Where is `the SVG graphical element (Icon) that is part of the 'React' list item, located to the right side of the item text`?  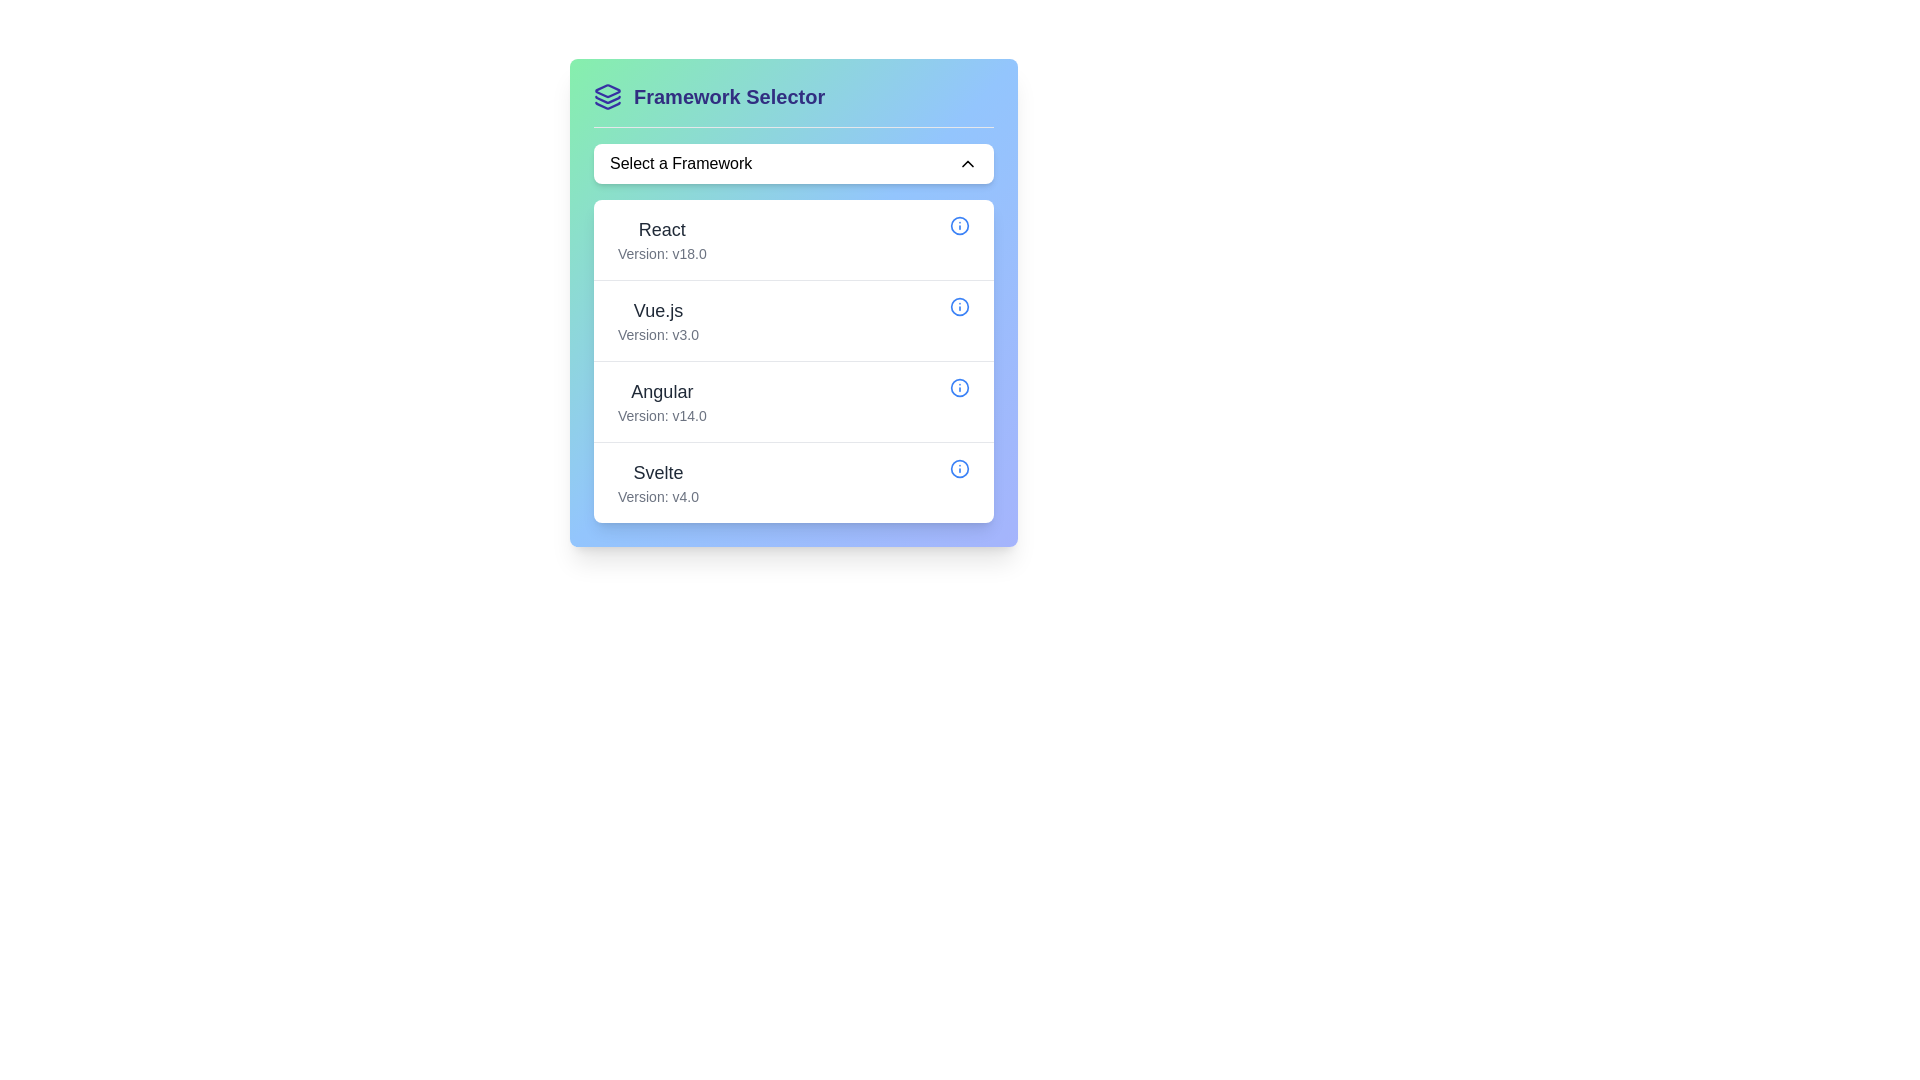 the SVG graphical element (Icon) that is part of the 'React' list item, located to the right side of the item text is located at coordinates (960, 225).